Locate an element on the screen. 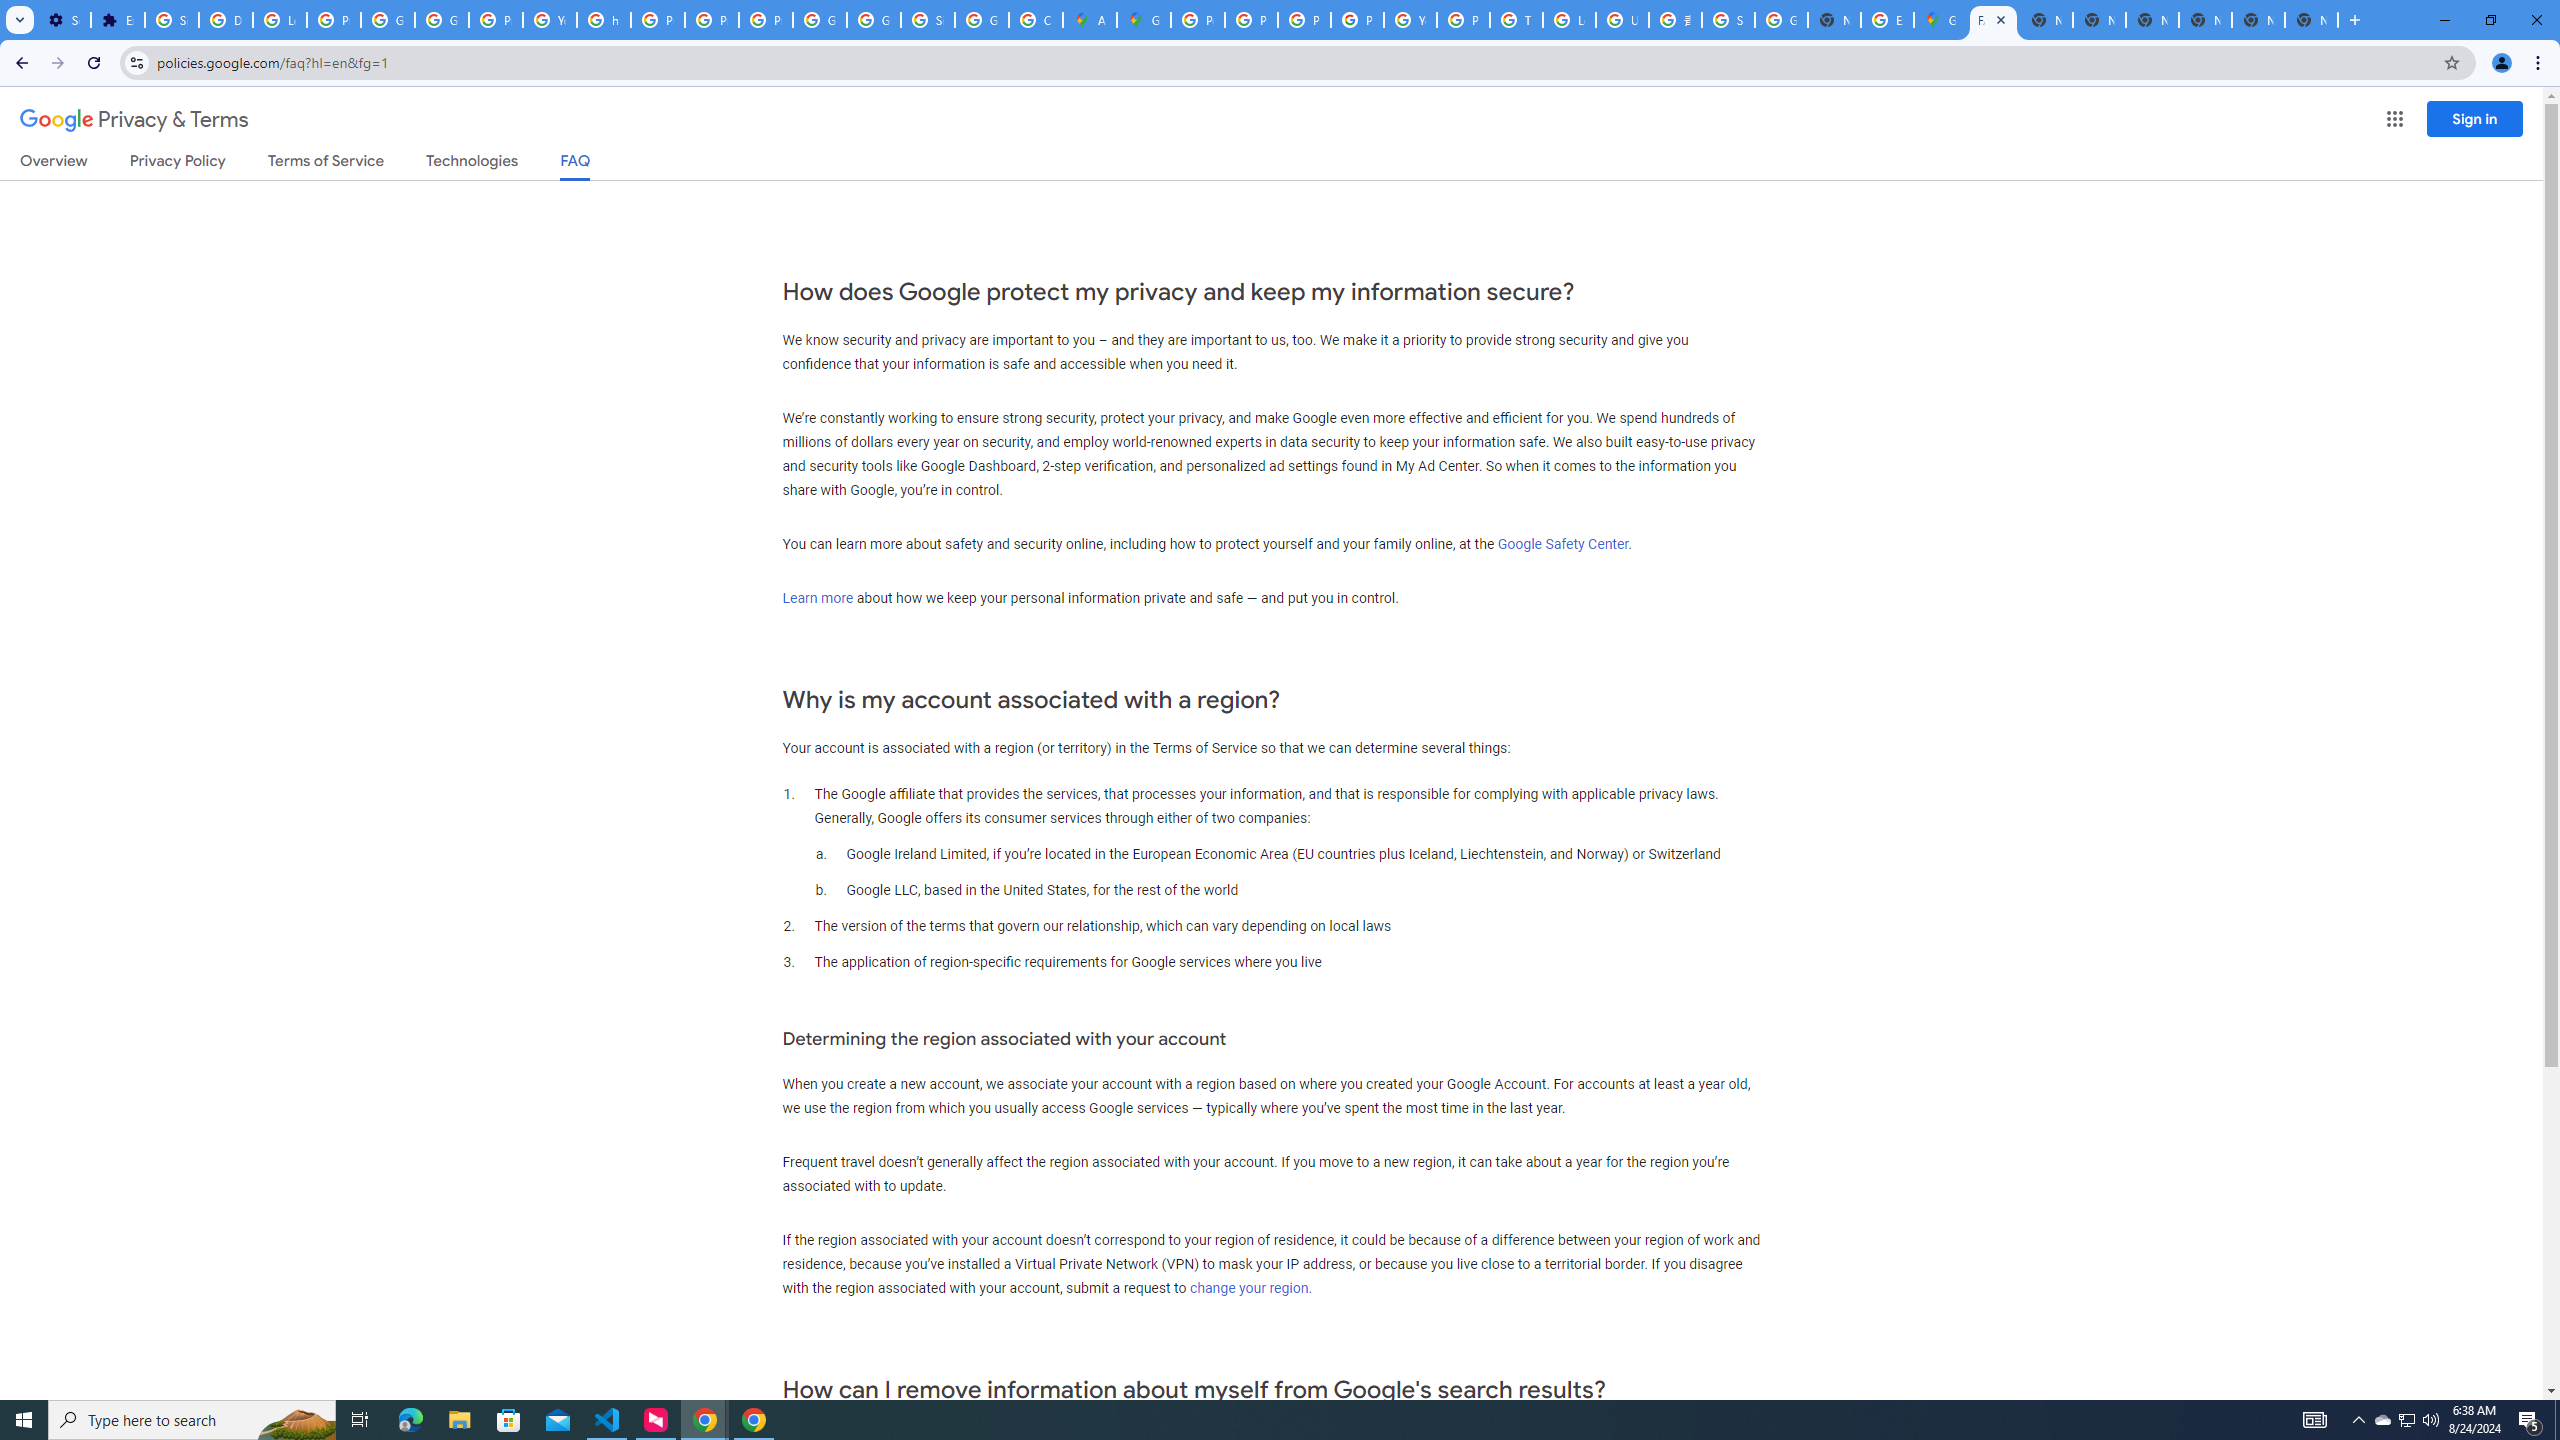  'YouTube' is located at coordinates (1410, 19).